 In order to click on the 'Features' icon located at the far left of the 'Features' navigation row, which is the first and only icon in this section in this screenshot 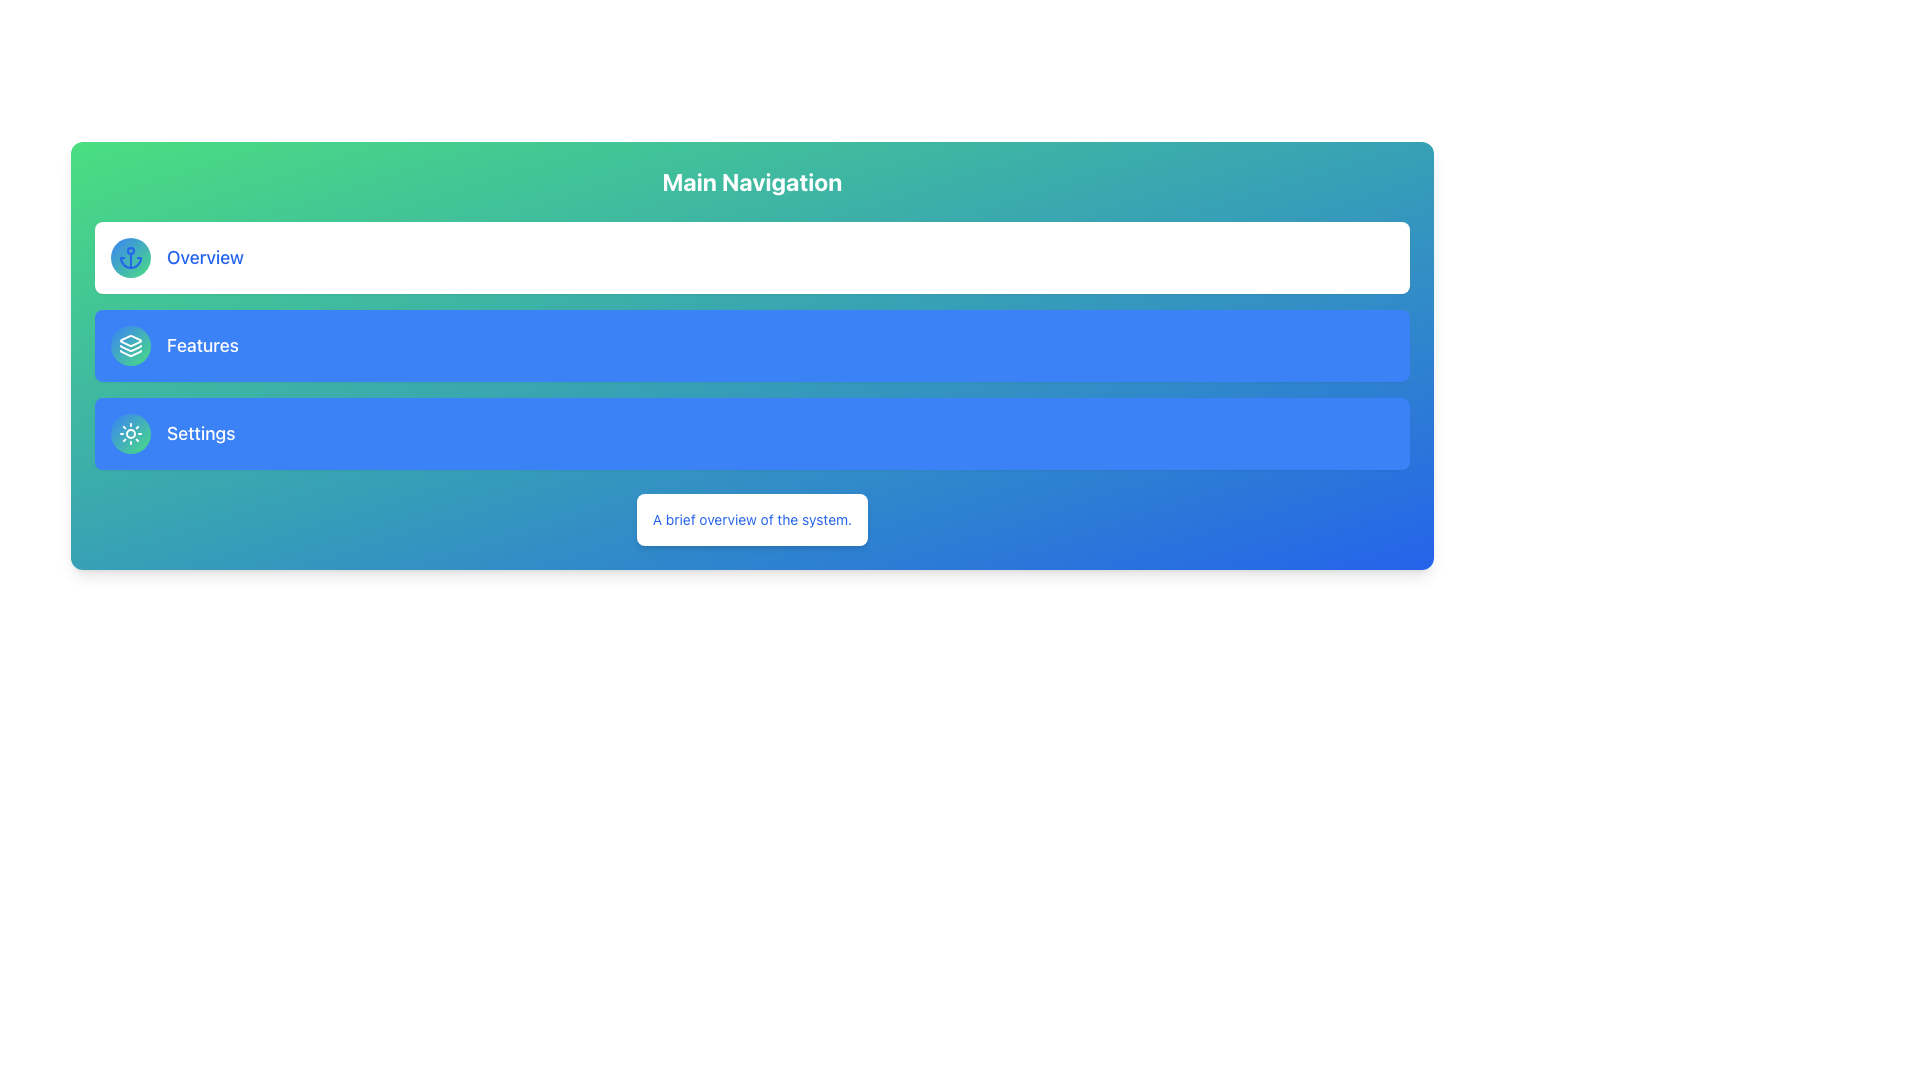, I will do `click(129, 345)`.